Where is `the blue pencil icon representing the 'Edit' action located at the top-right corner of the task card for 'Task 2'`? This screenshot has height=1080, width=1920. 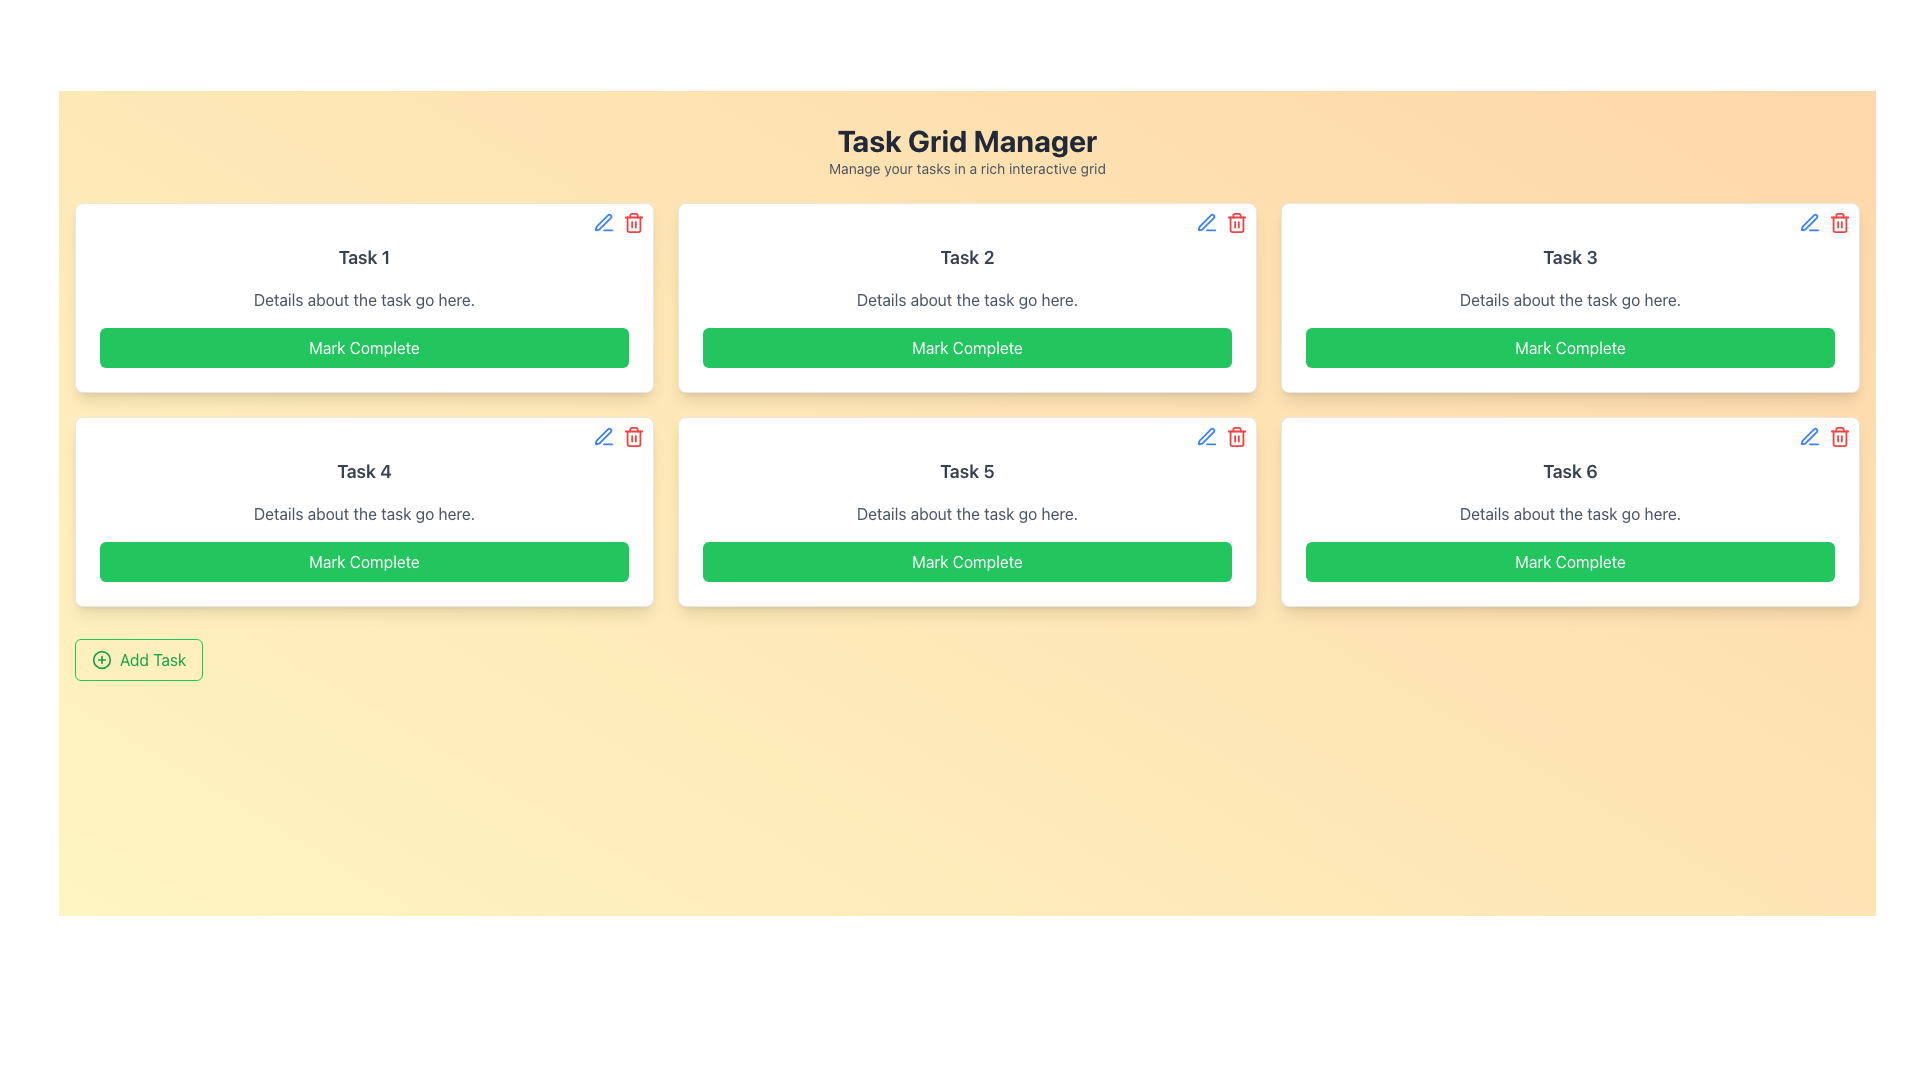
the blue pencil icon representing the 'Edit' action located at the top-right corner of the task card for 'Task 2' is located at coordinates (1221, 223).